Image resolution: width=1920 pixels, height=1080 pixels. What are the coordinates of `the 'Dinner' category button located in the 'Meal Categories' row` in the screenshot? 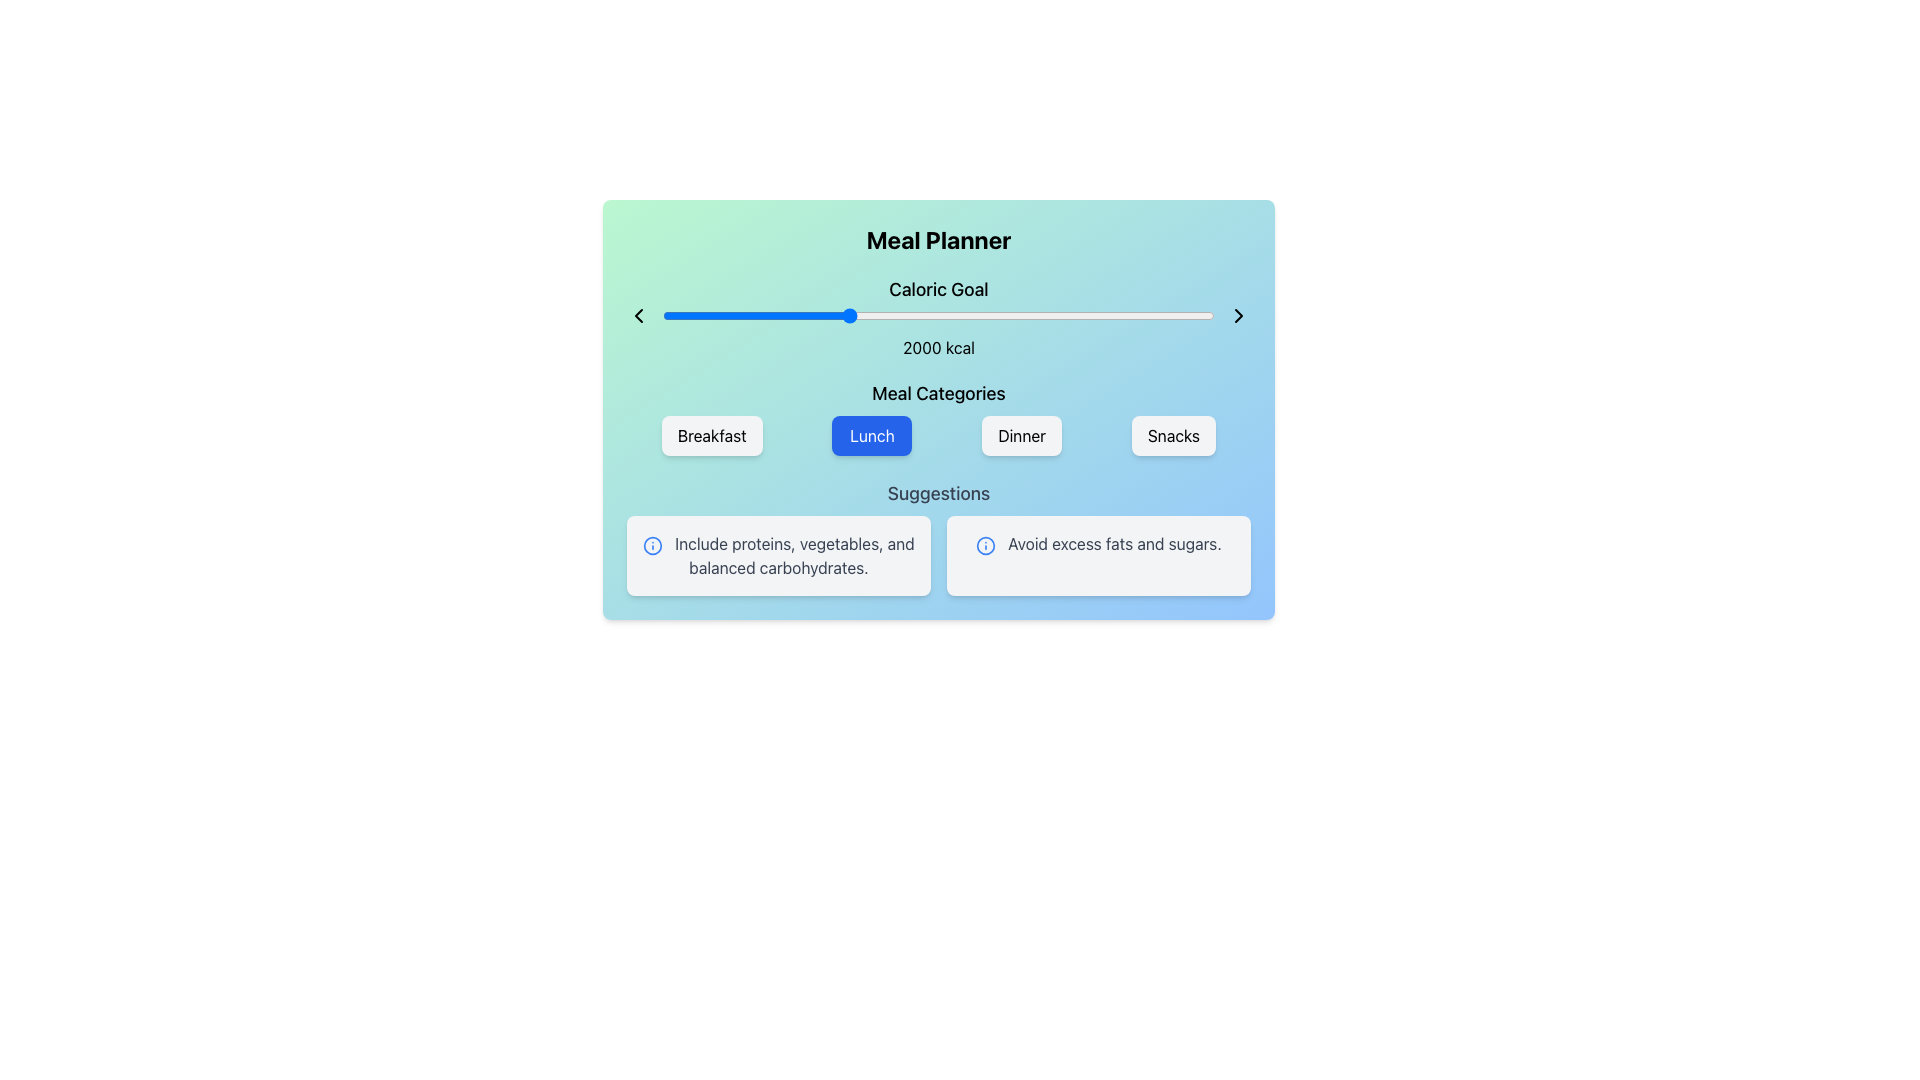 It's located at (1022, 434).